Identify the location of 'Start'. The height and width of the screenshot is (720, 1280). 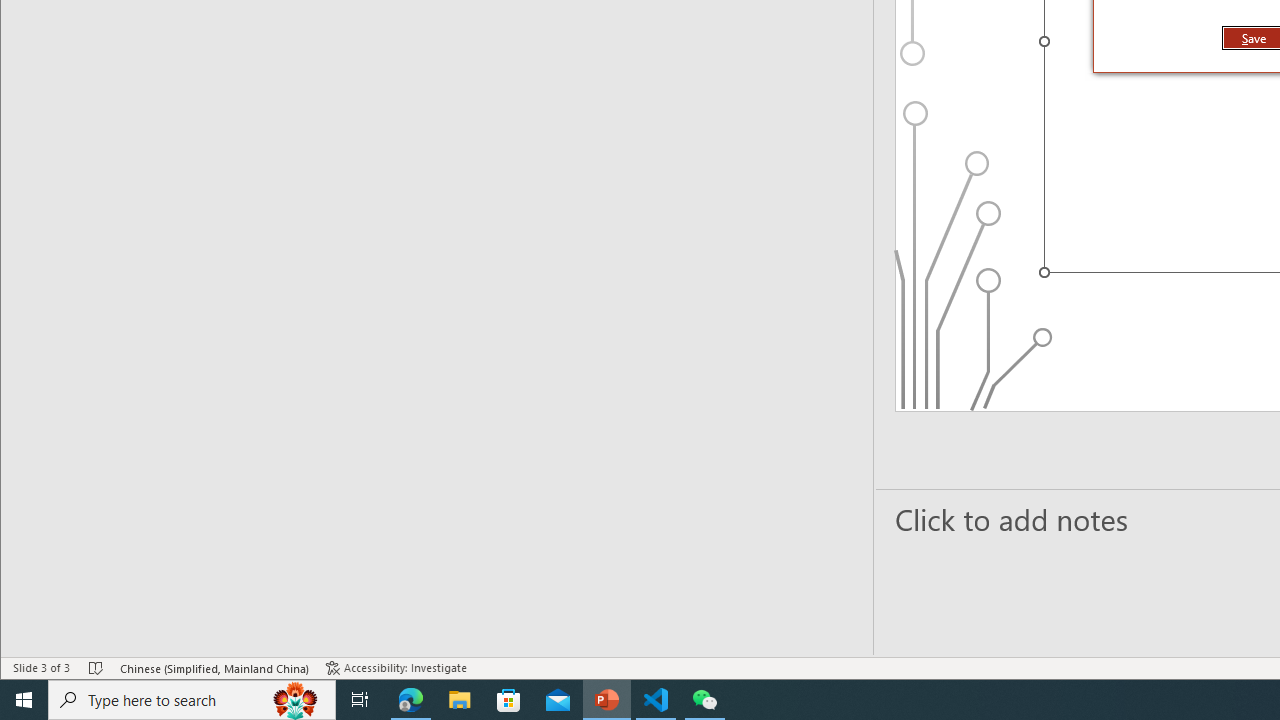
(24, 698).